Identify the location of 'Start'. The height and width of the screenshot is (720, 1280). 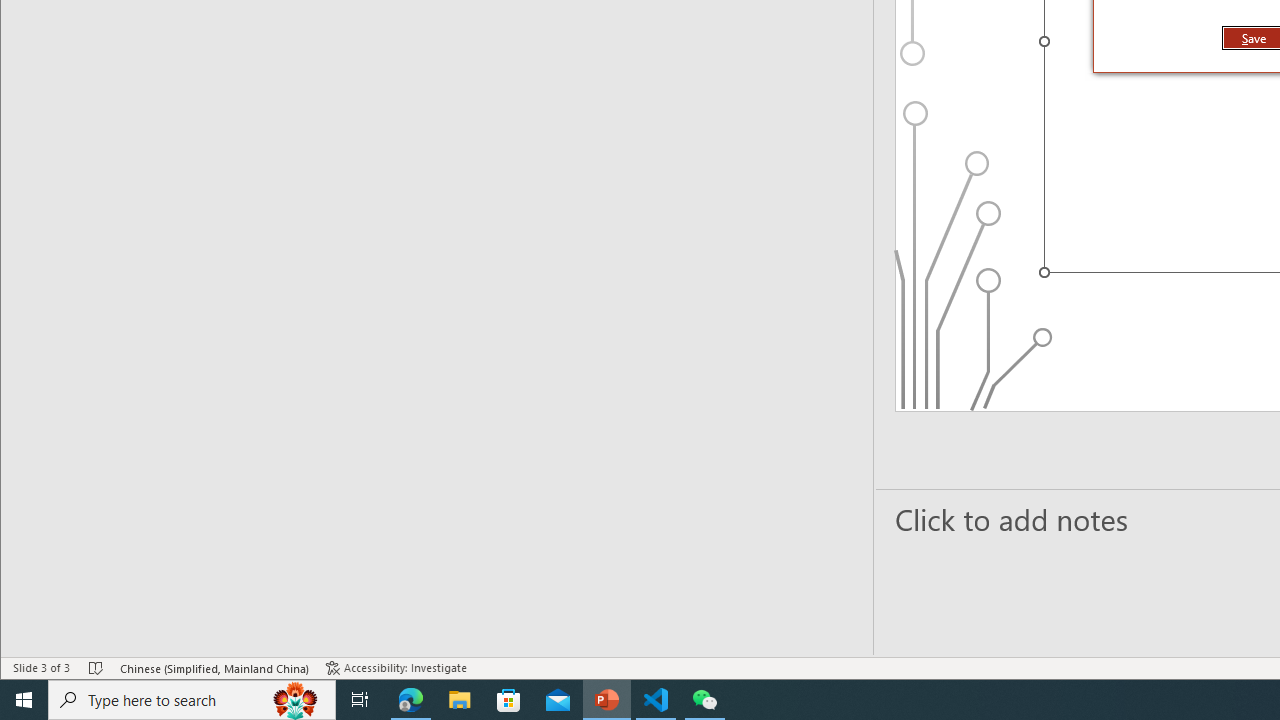
(24, 698).